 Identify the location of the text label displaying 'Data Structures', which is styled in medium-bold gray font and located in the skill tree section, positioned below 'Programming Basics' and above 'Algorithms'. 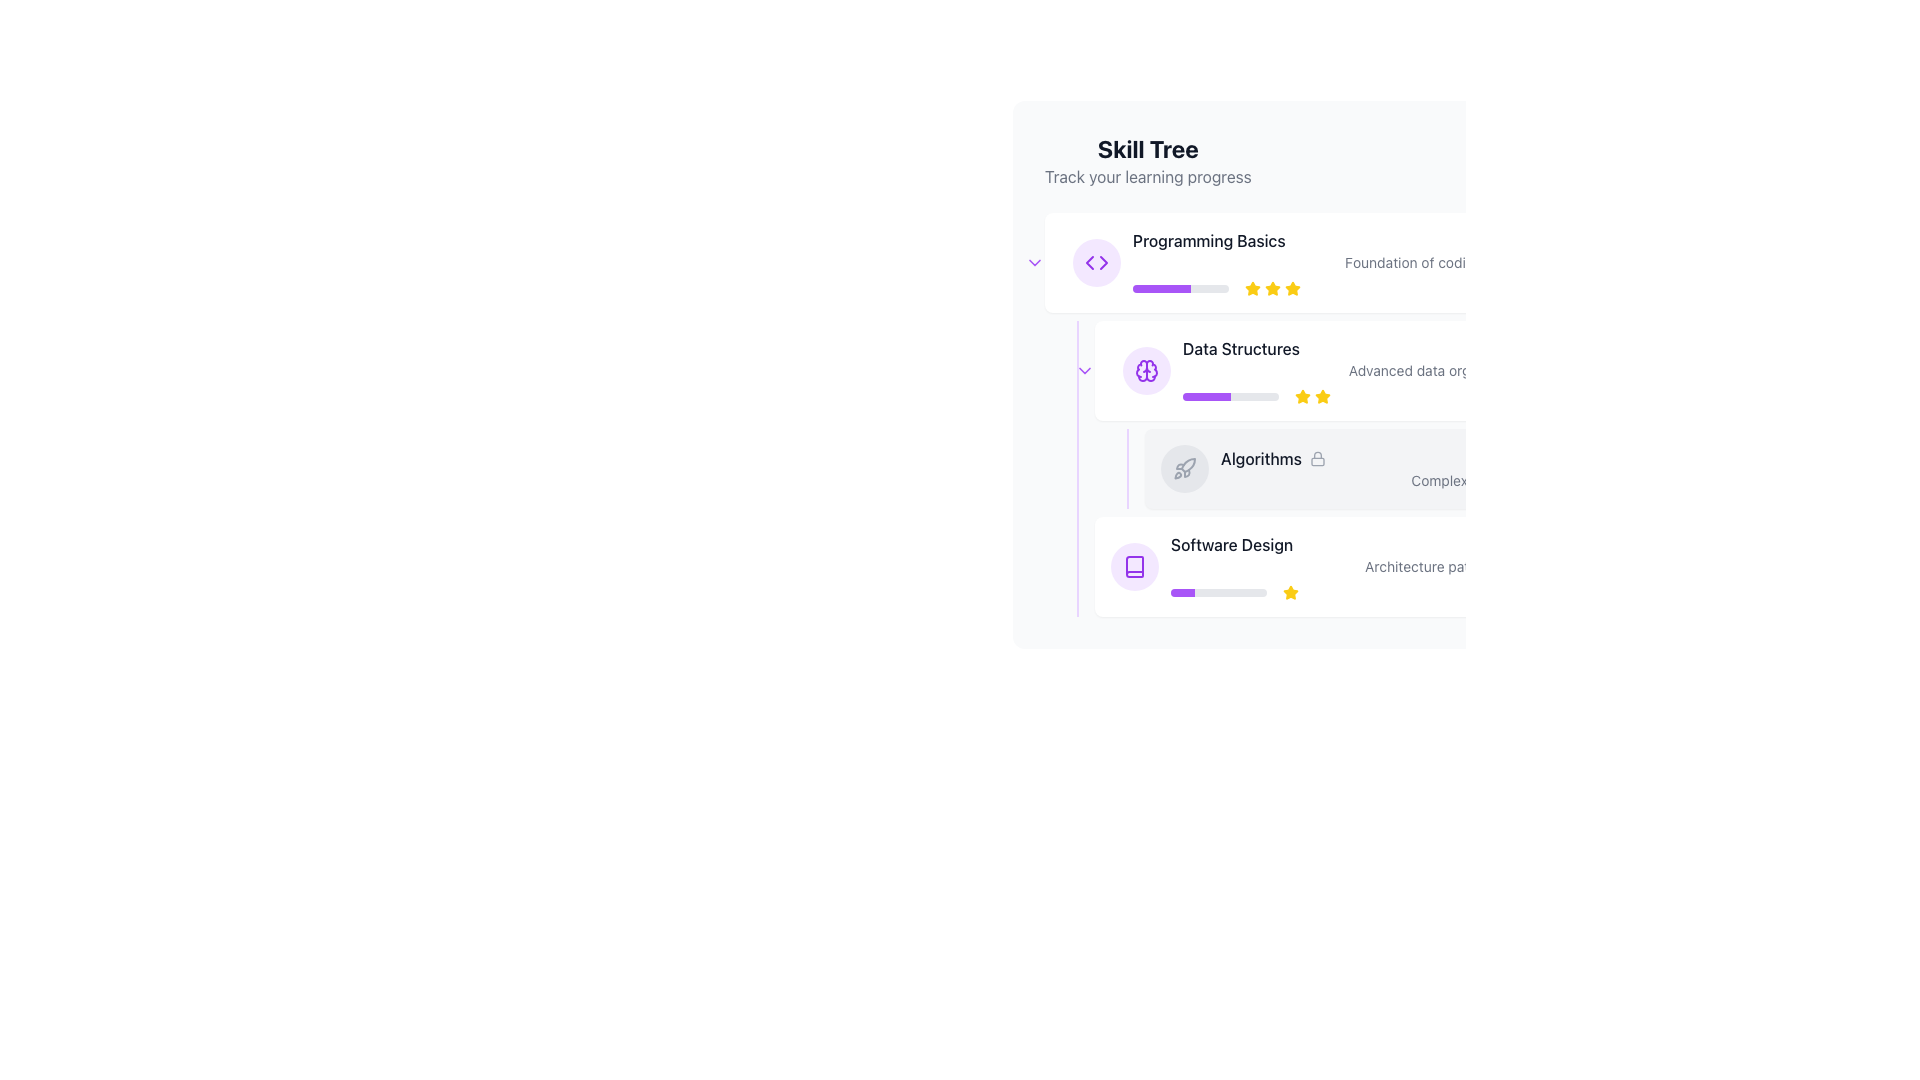
(1240, 347).